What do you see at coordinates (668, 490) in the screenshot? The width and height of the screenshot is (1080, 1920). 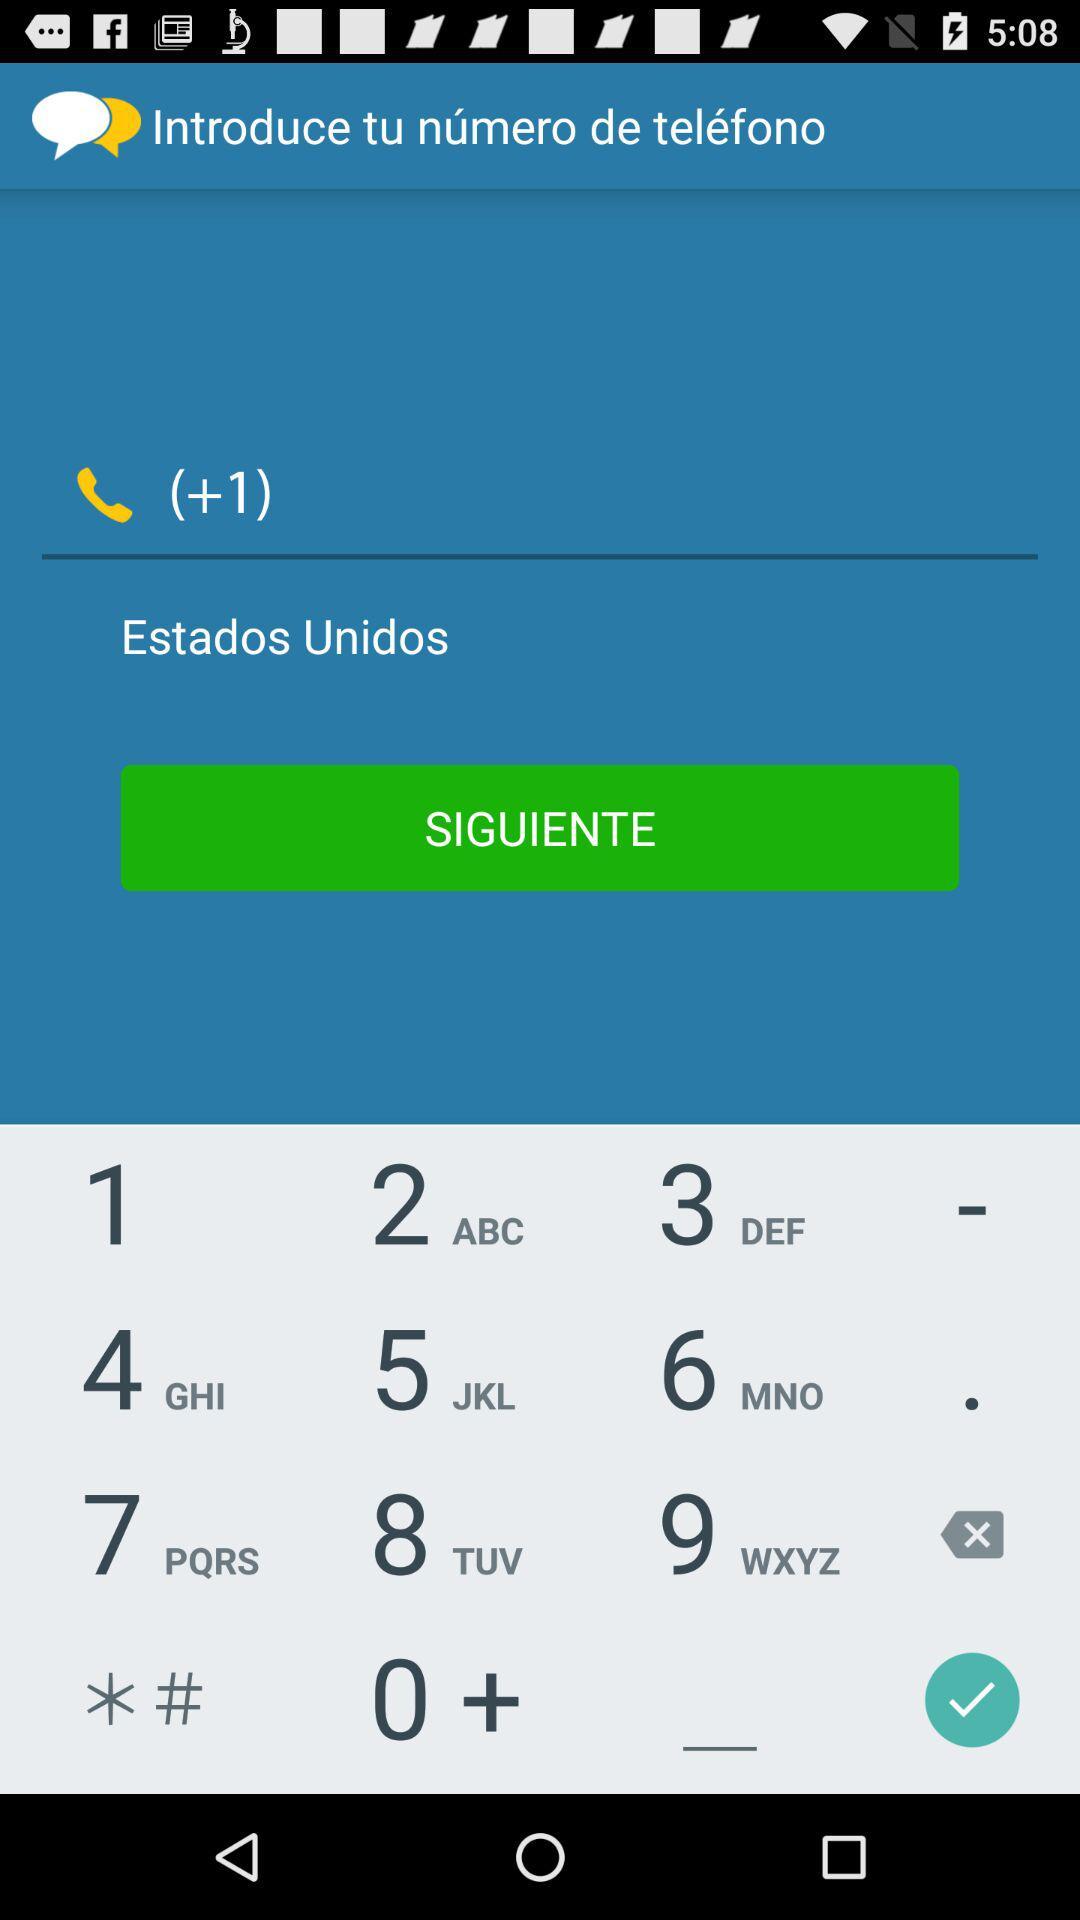 I see `type phone number` at bounding box center [668, 490].